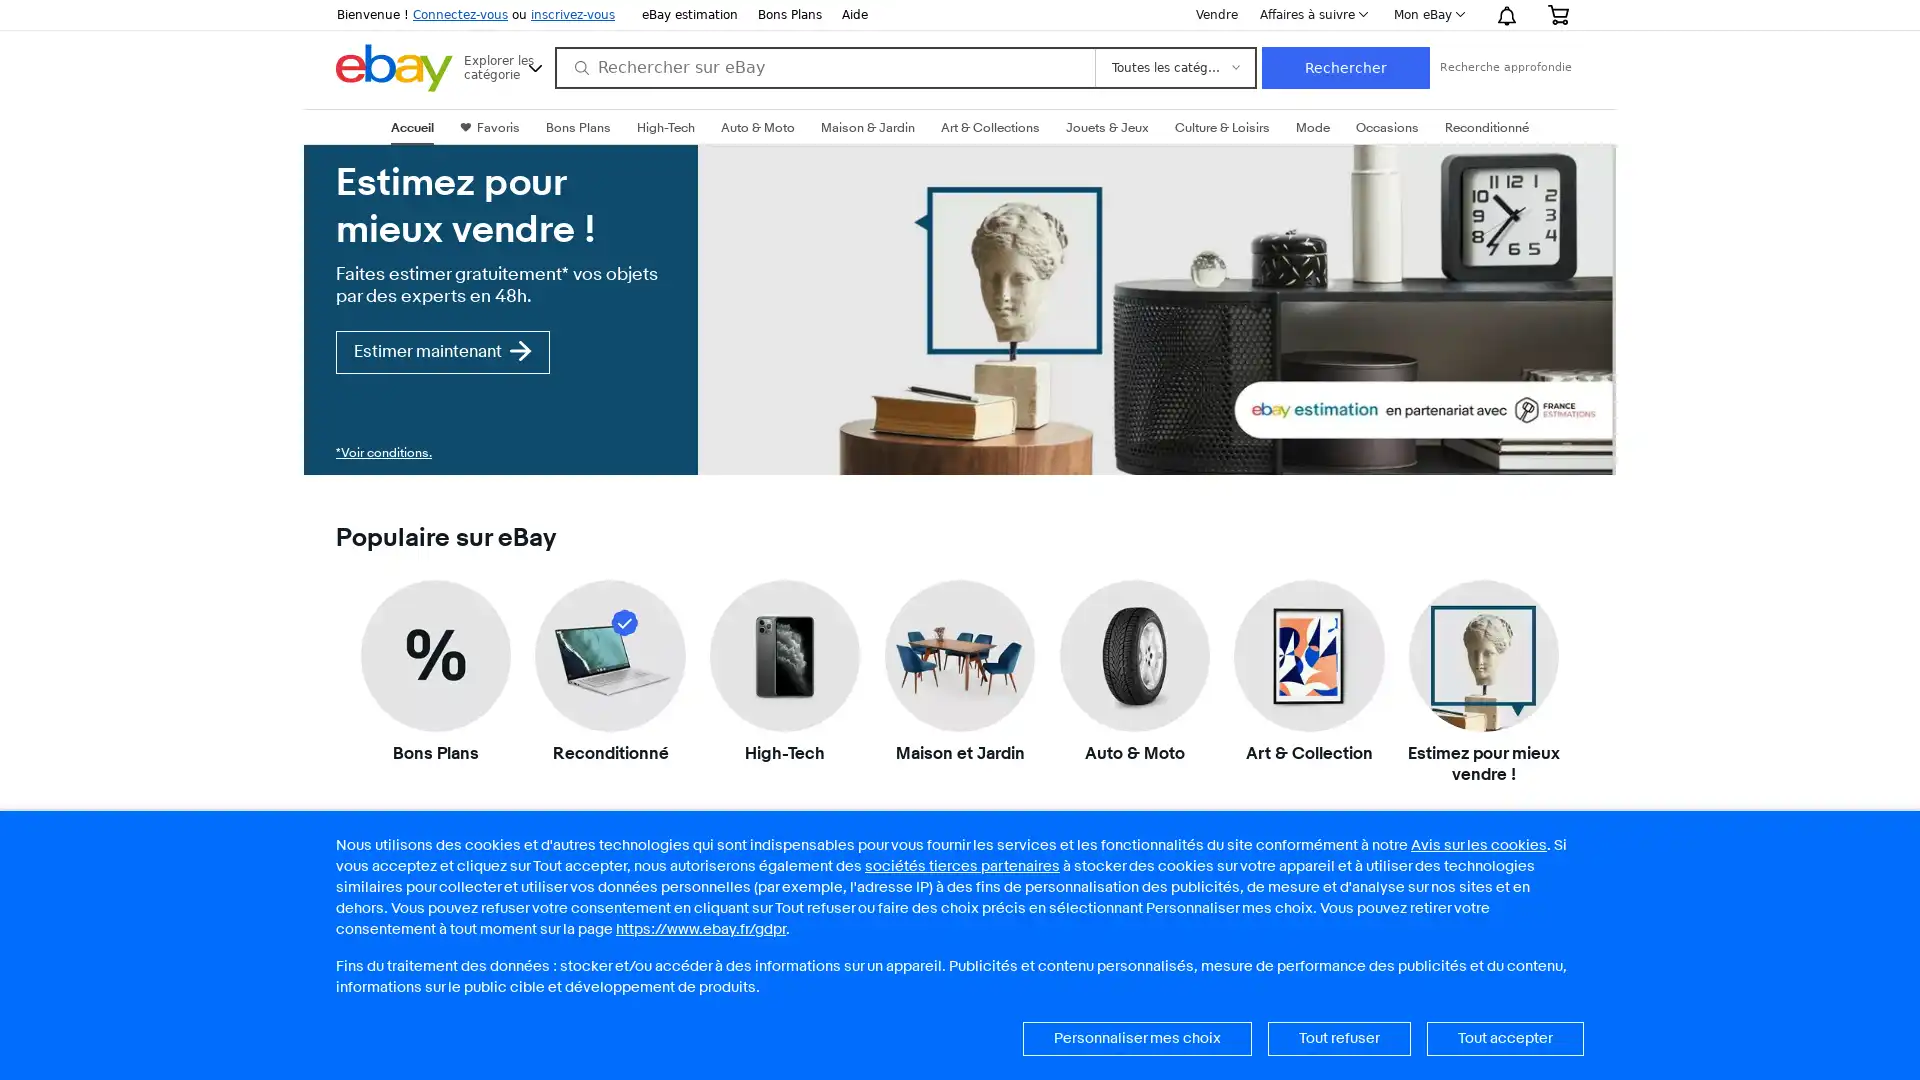  What do you see at coordinates (1505, 1037) in the screenshot?
I see `Accepter les conditions et les parametres de confidentialite` at bounding box center [1505, 1037].